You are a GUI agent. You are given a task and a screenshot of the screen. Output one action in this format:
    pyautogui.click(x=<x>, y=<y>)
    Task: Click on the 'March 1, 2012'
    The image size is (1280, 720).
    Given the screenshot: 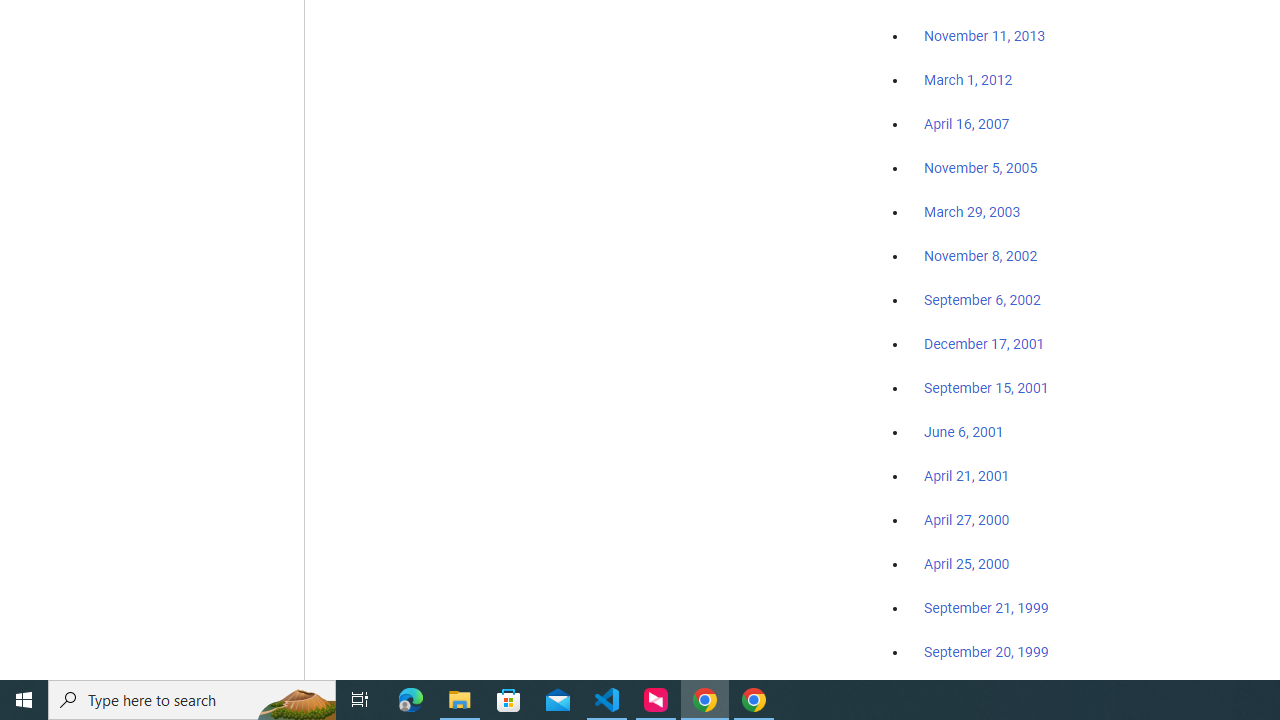 What is the action you would take?
    pyautogui.click(x=968, y=80)
    